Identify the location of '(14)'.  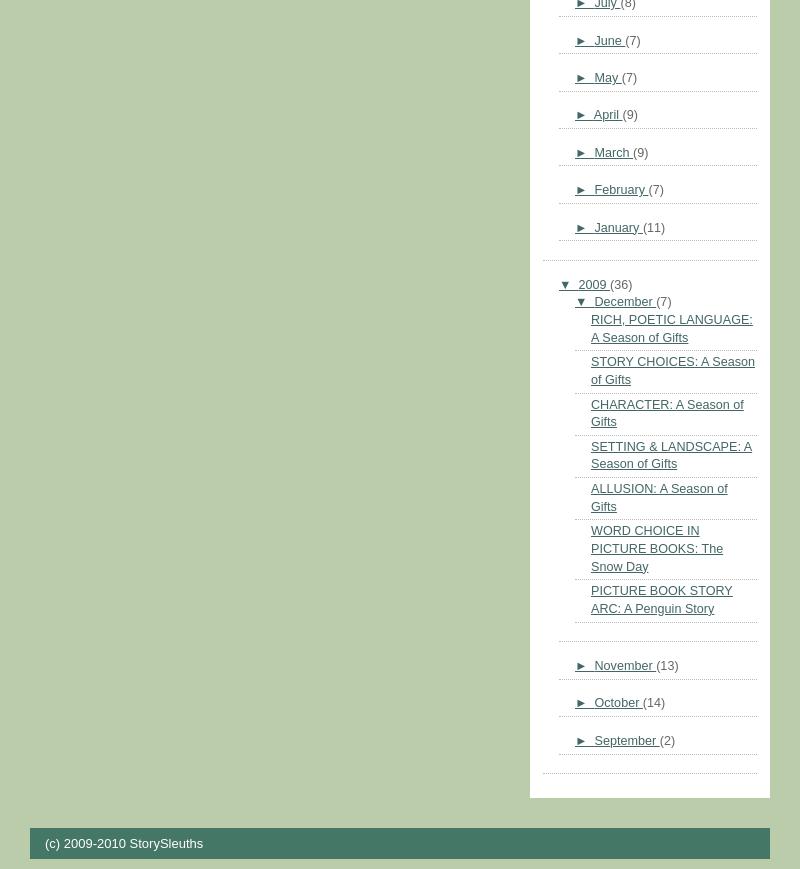
(652, 703).